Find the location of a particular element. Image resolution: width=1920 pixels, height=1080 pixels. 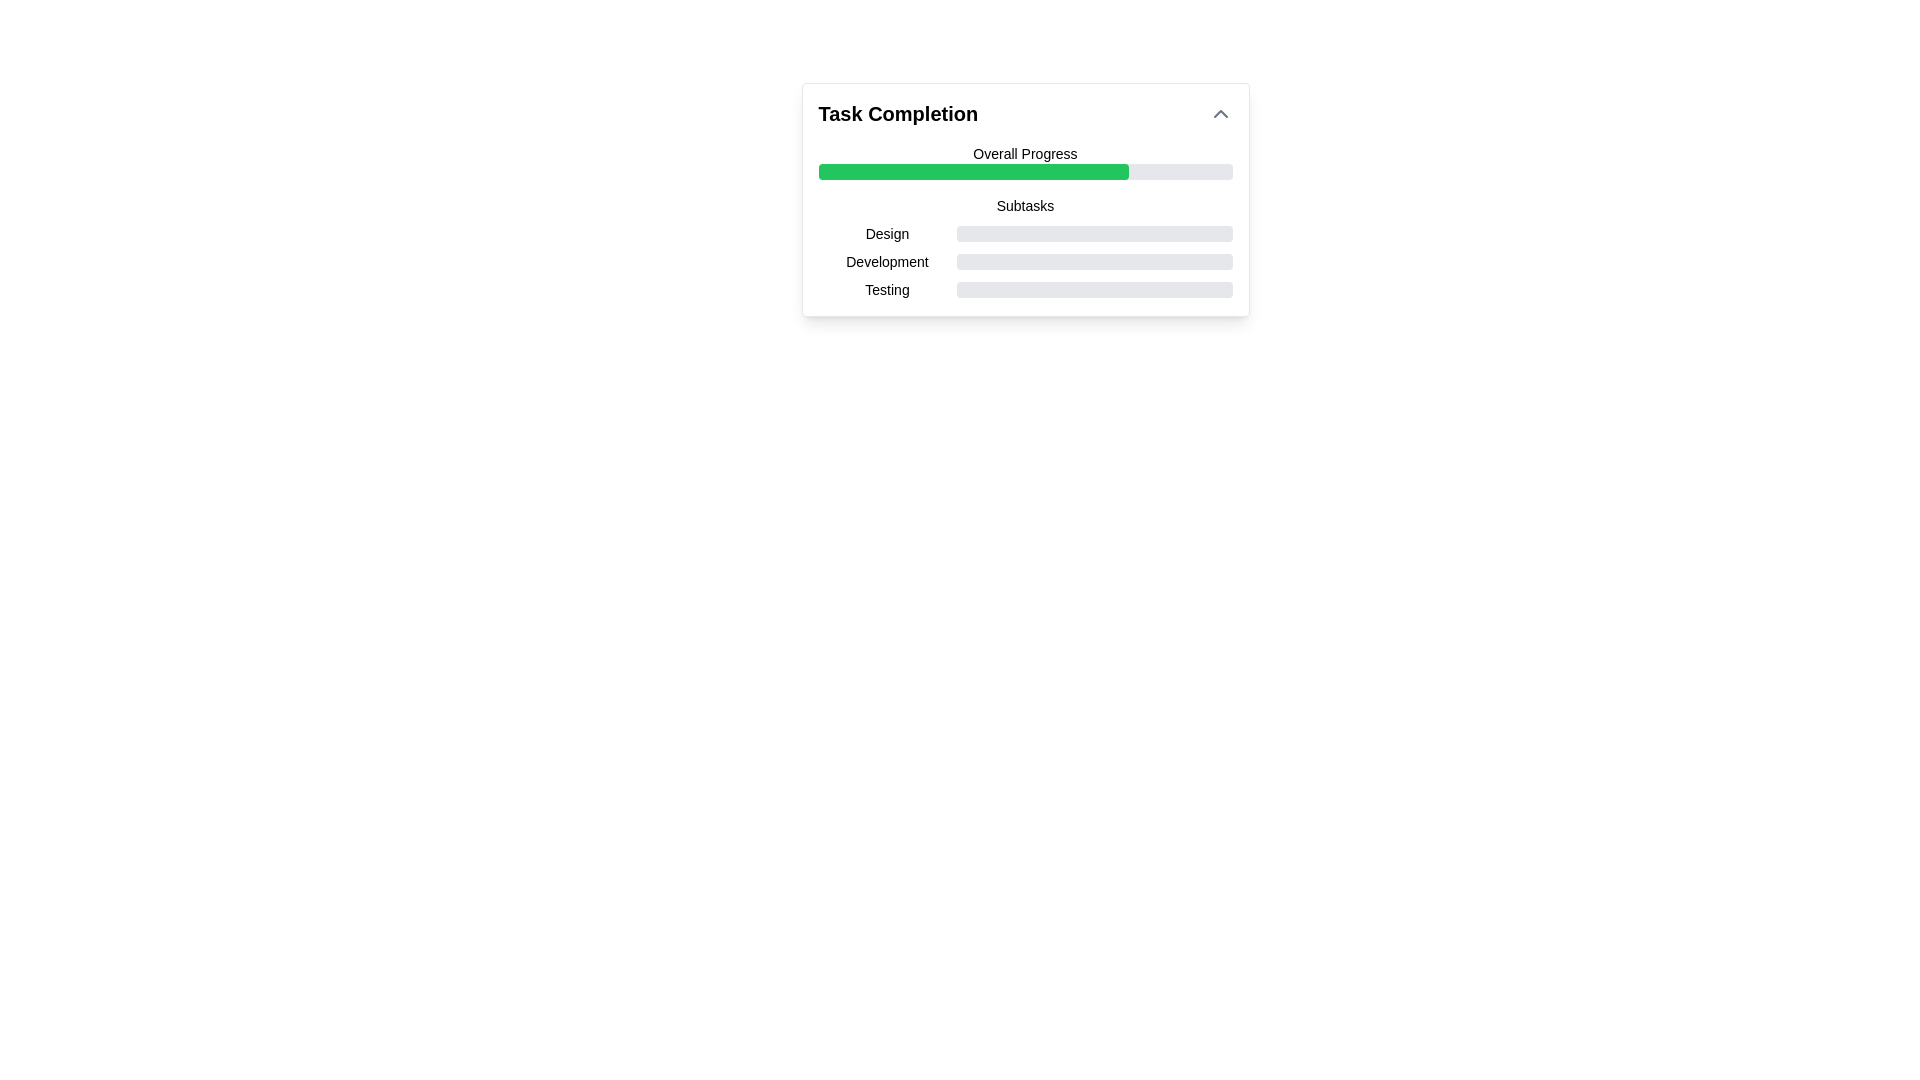

the green progress bar segment indicating 75% completion under the 'Overall Progress' label is located at coordinates (973, 171).